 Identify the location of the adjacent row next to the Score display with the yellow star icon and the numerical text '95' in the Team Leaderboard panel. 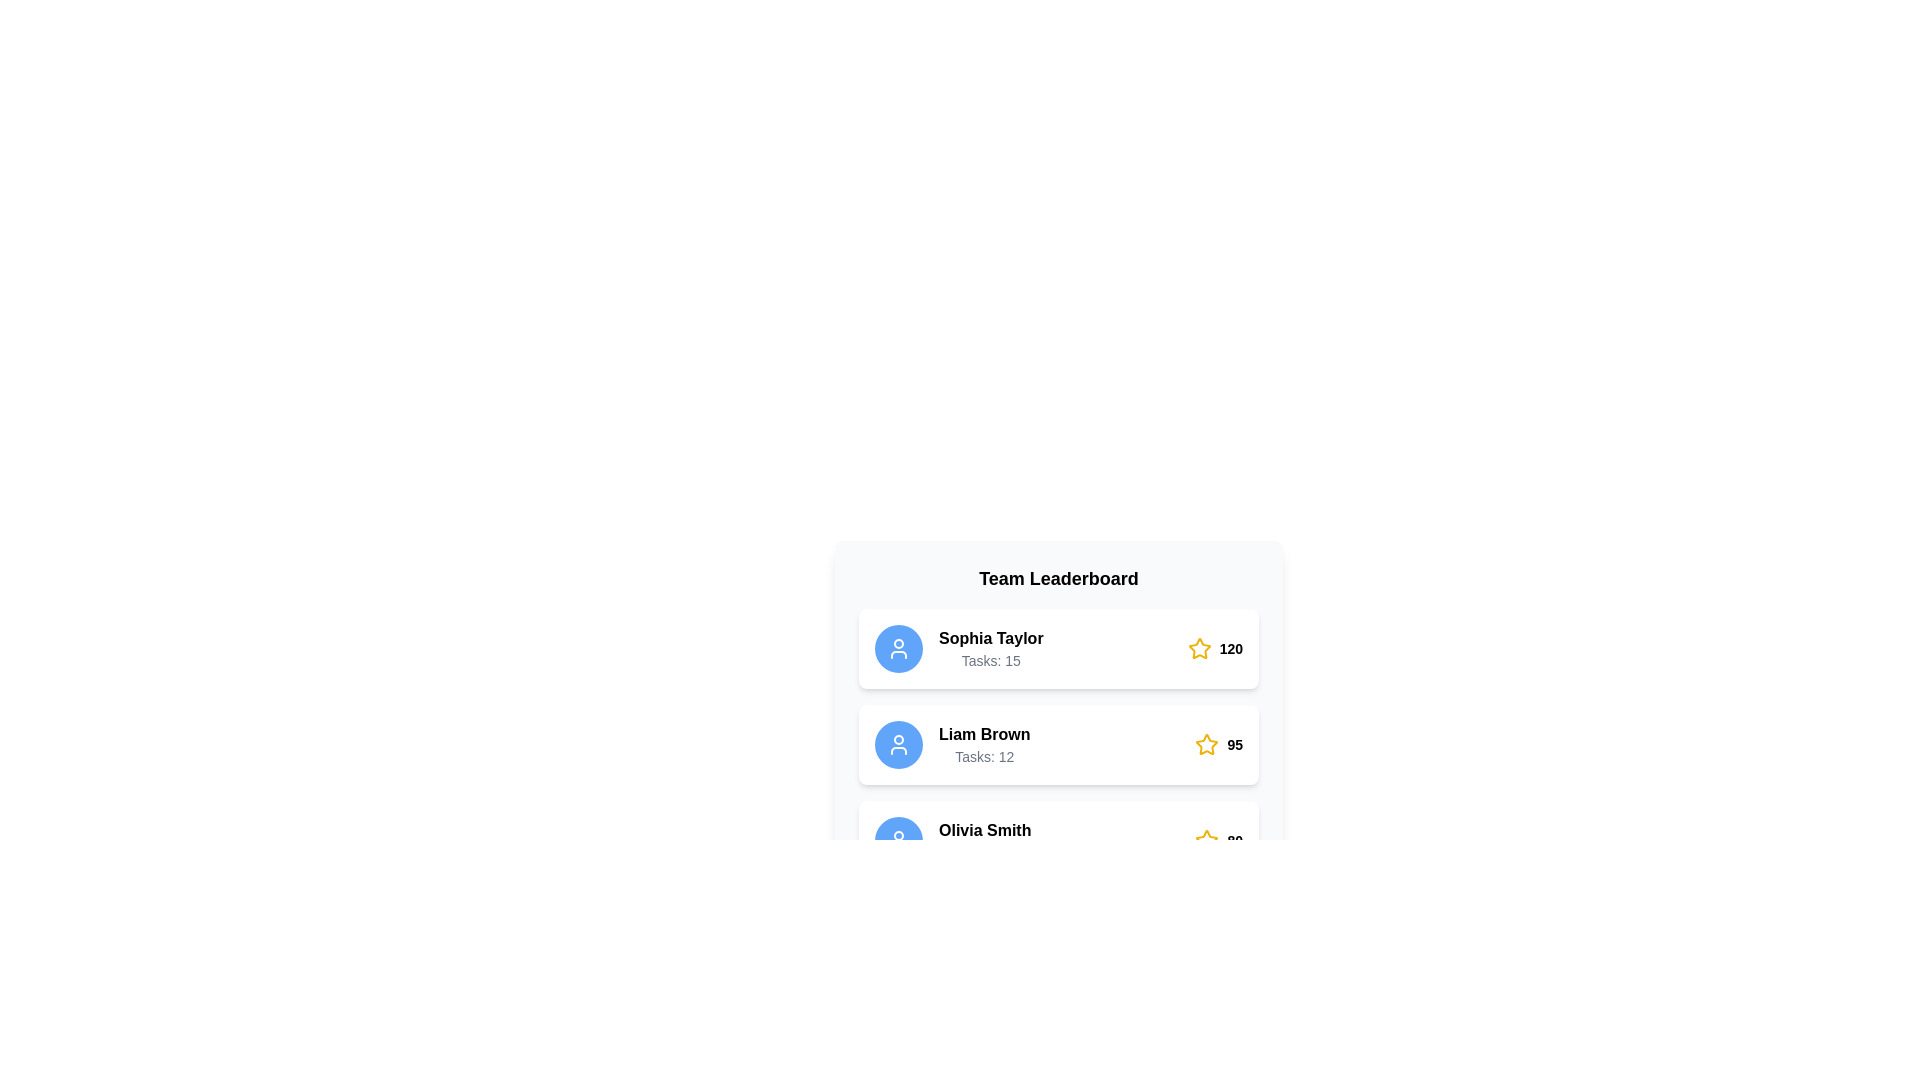
(1218, 744).